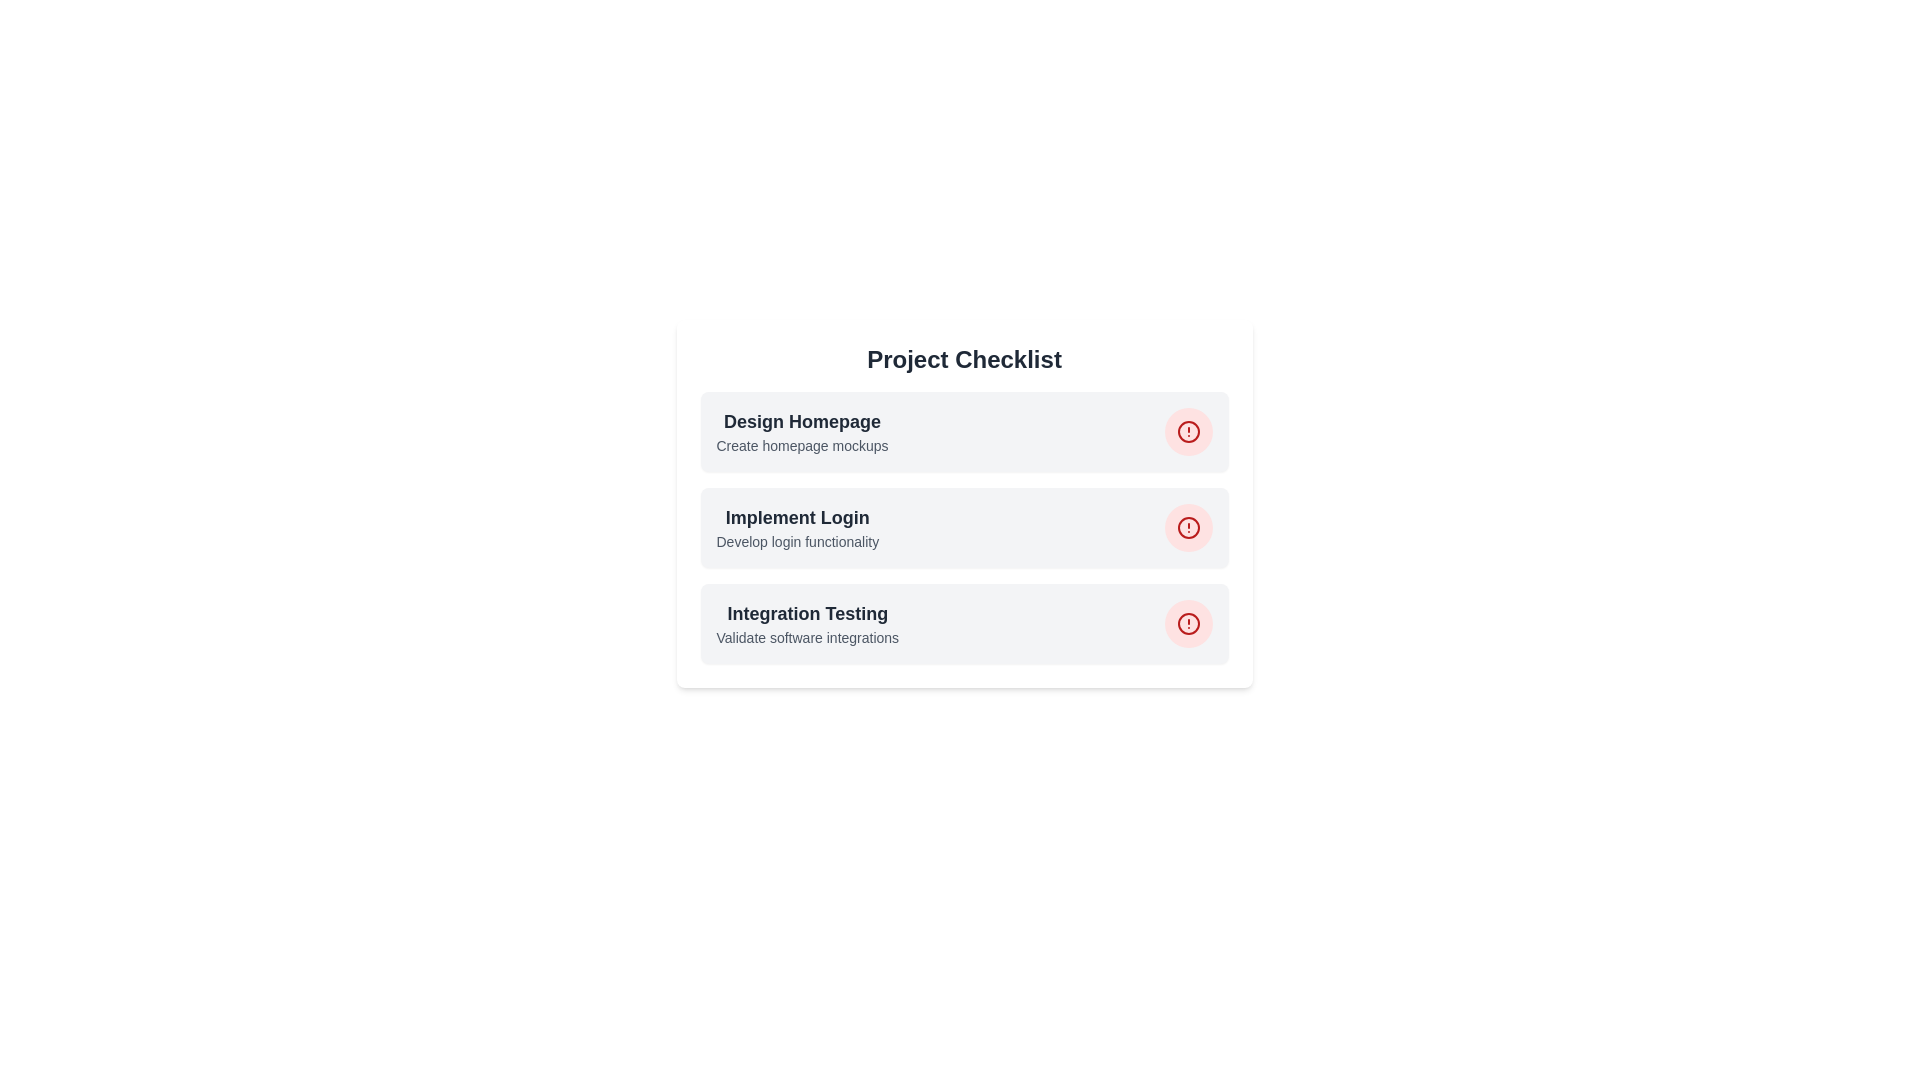 The image size is (1920, 1080). What do you see at coordinates (1188, 527) in the screenshot?
I see `the circular graphical element representing a warning in the 'Project Checklist' associated with the 'Implement Login' task` at bounding box center [1188, 527].